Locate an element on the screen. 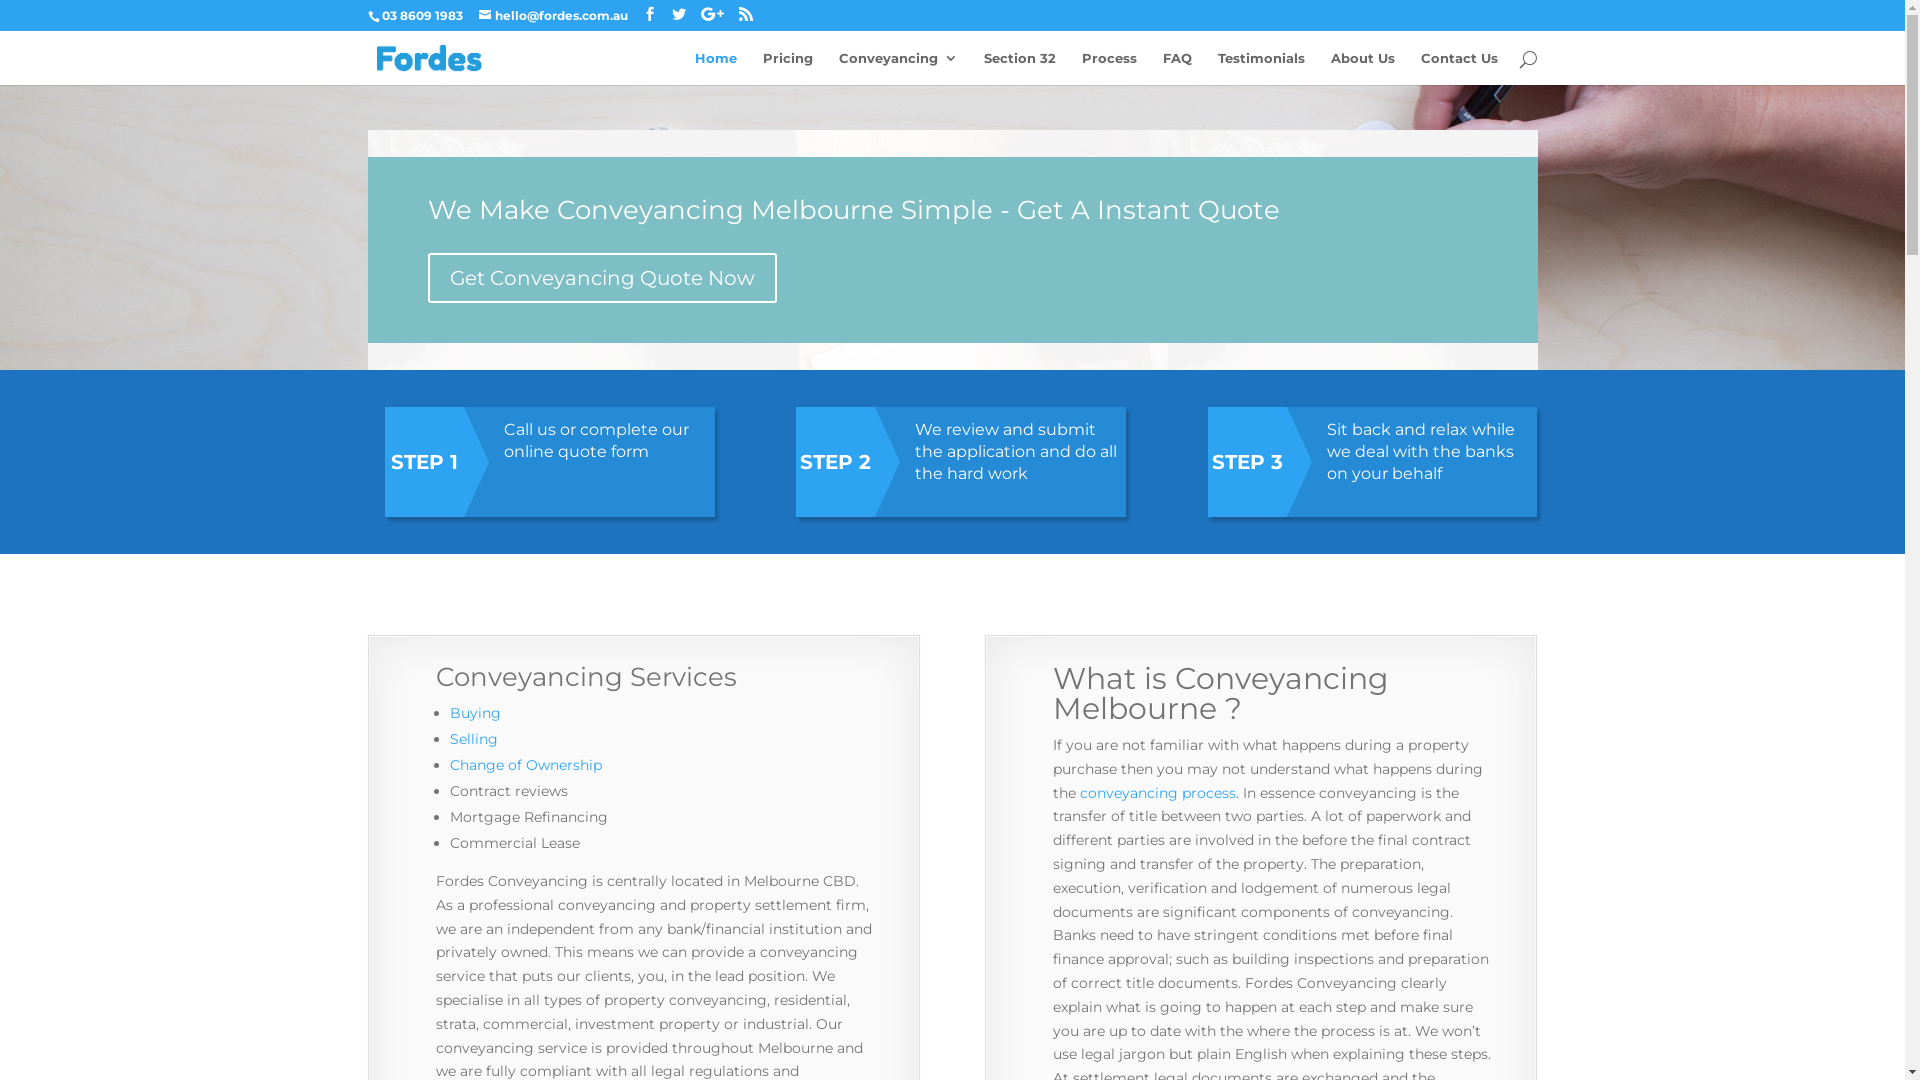  'Selling' is located at coordinates (473, 739).